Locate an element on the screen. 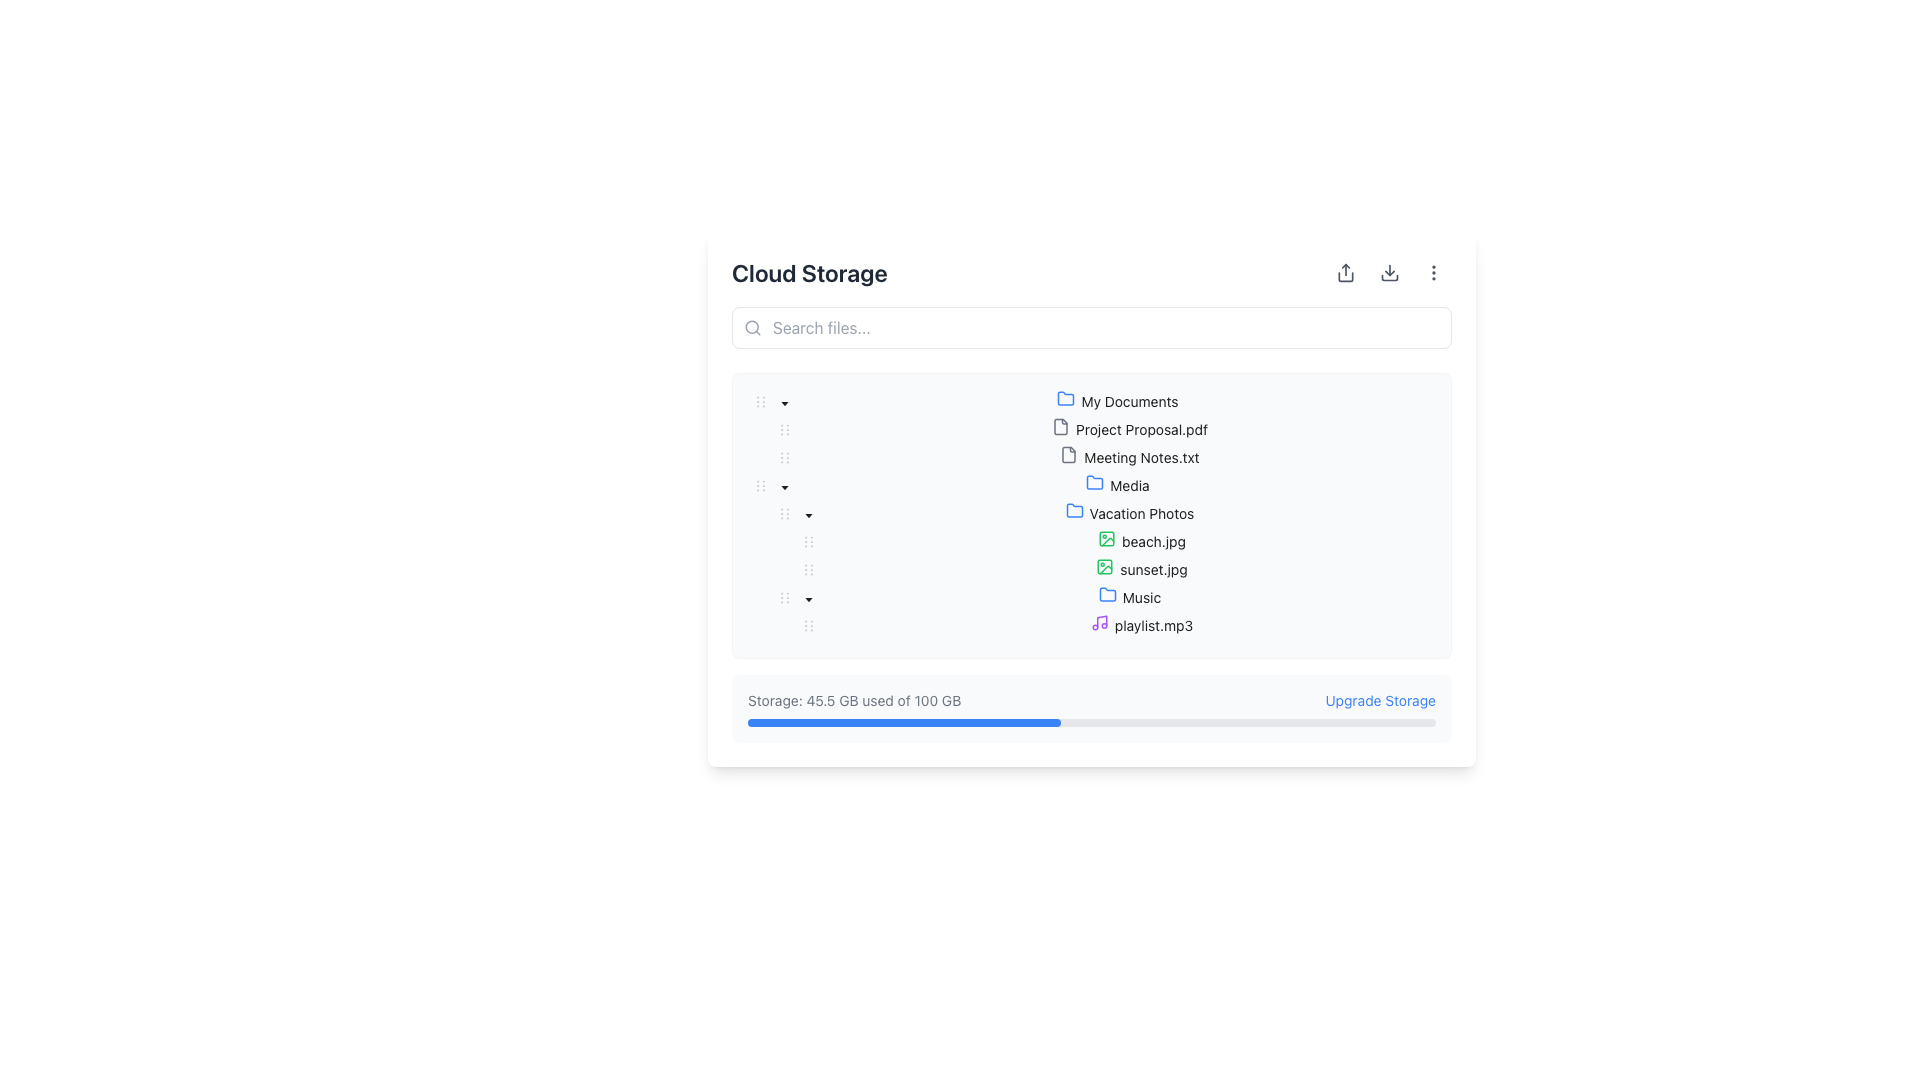 The image size is (1920, 1080). the middle button in the horizontal group of three buttons to initiate a download action for the displayed content is located at coordinates (1389, 273).